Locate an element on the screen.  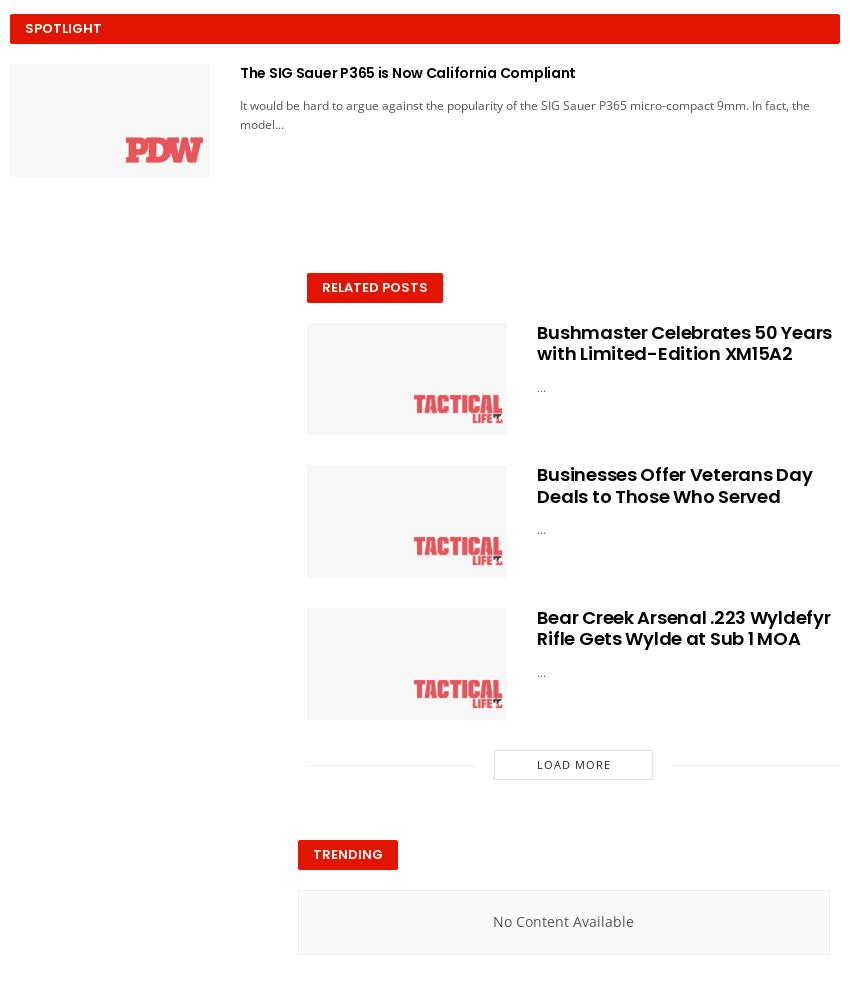
'SPOTLIGHT' is located at coordinates (63, 27).